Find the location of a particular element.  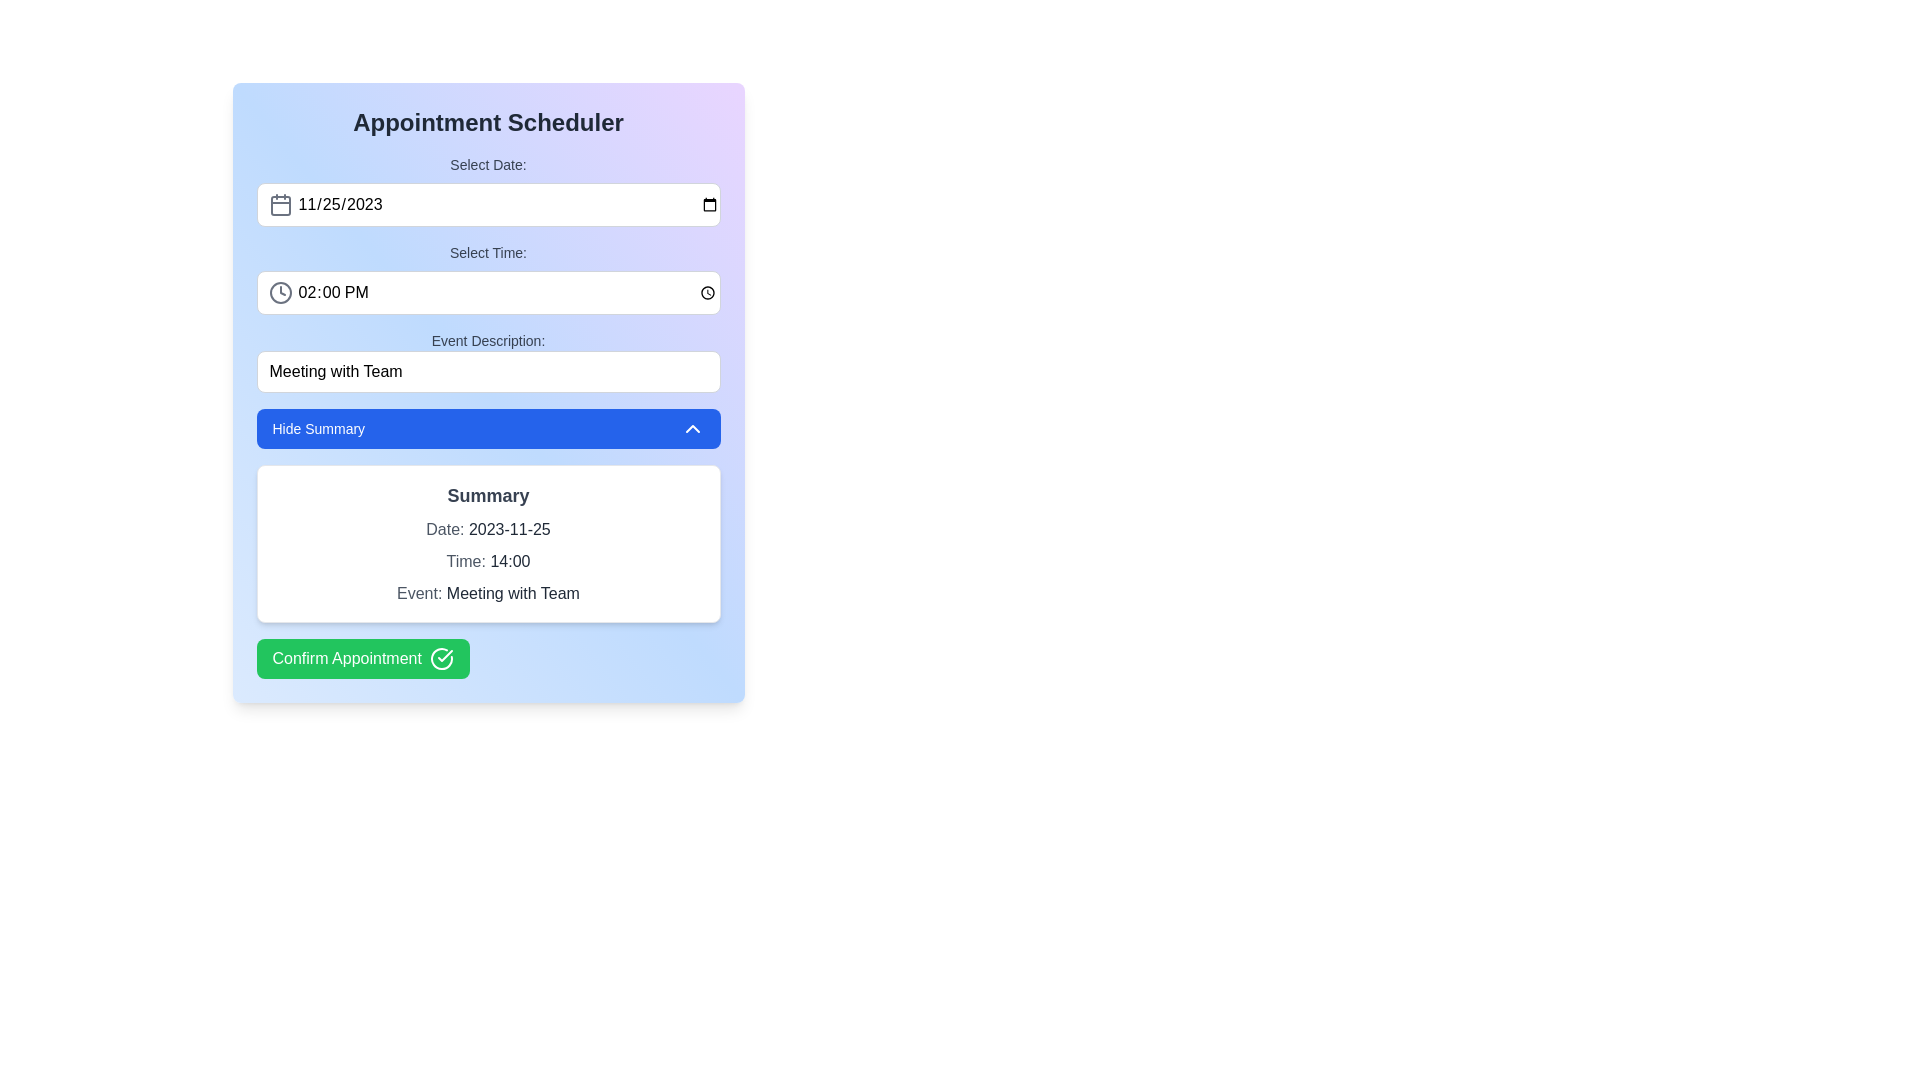

the text label displaying 'Select Date:' which is positioned below the 'Appointment Scheduler' header and above the date input field is located at coordinates (488, 164).